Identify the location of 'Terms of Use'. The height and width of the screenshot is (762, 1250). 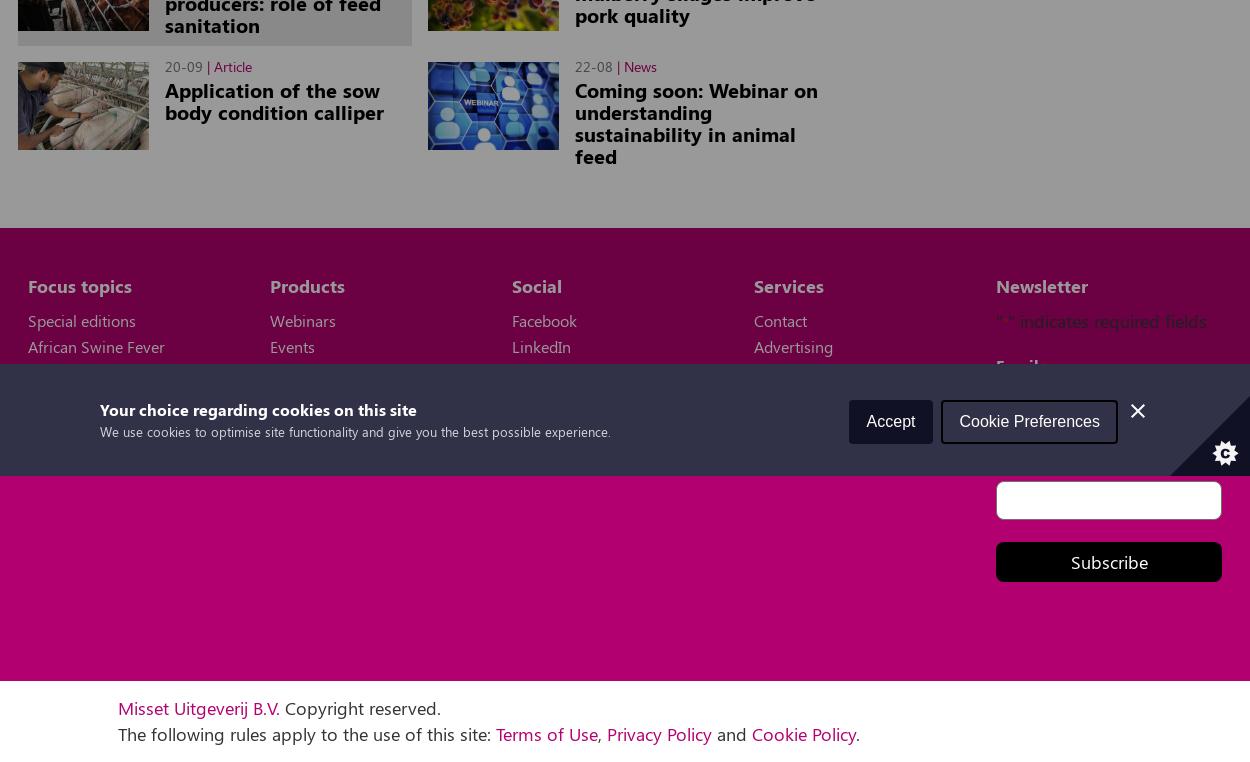
(547, 732).